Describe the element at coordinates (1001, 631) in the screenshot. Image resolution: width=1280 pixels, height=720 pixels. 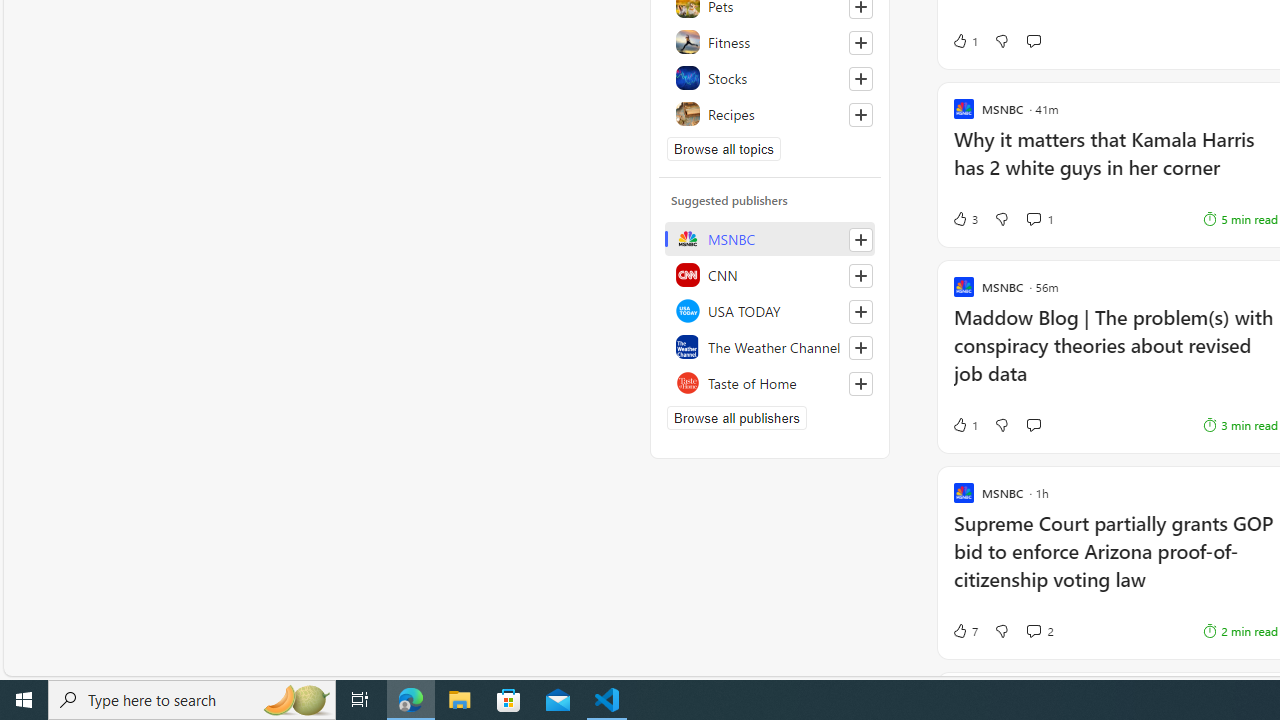
I see `'Dislike'` at that location.